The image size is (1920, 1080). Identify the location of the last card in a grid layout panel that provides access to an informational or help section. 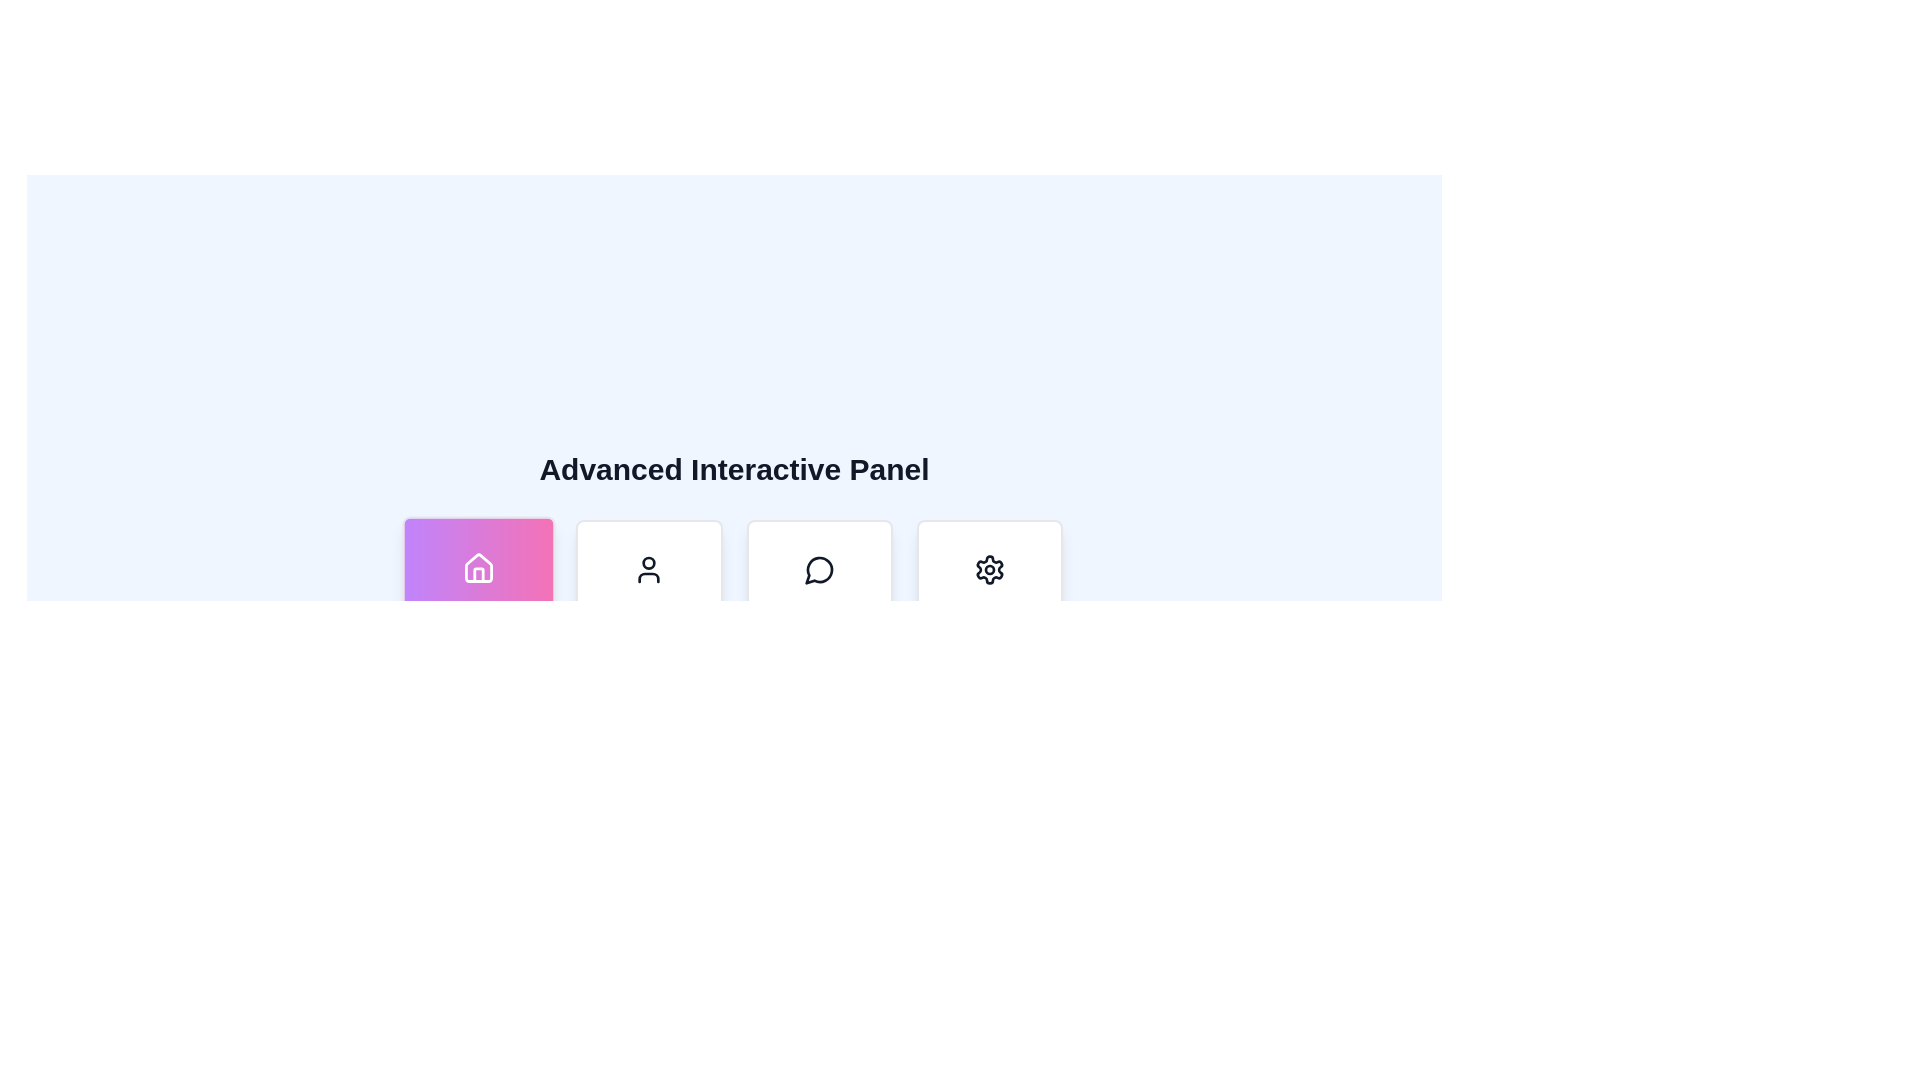
(478, 759).